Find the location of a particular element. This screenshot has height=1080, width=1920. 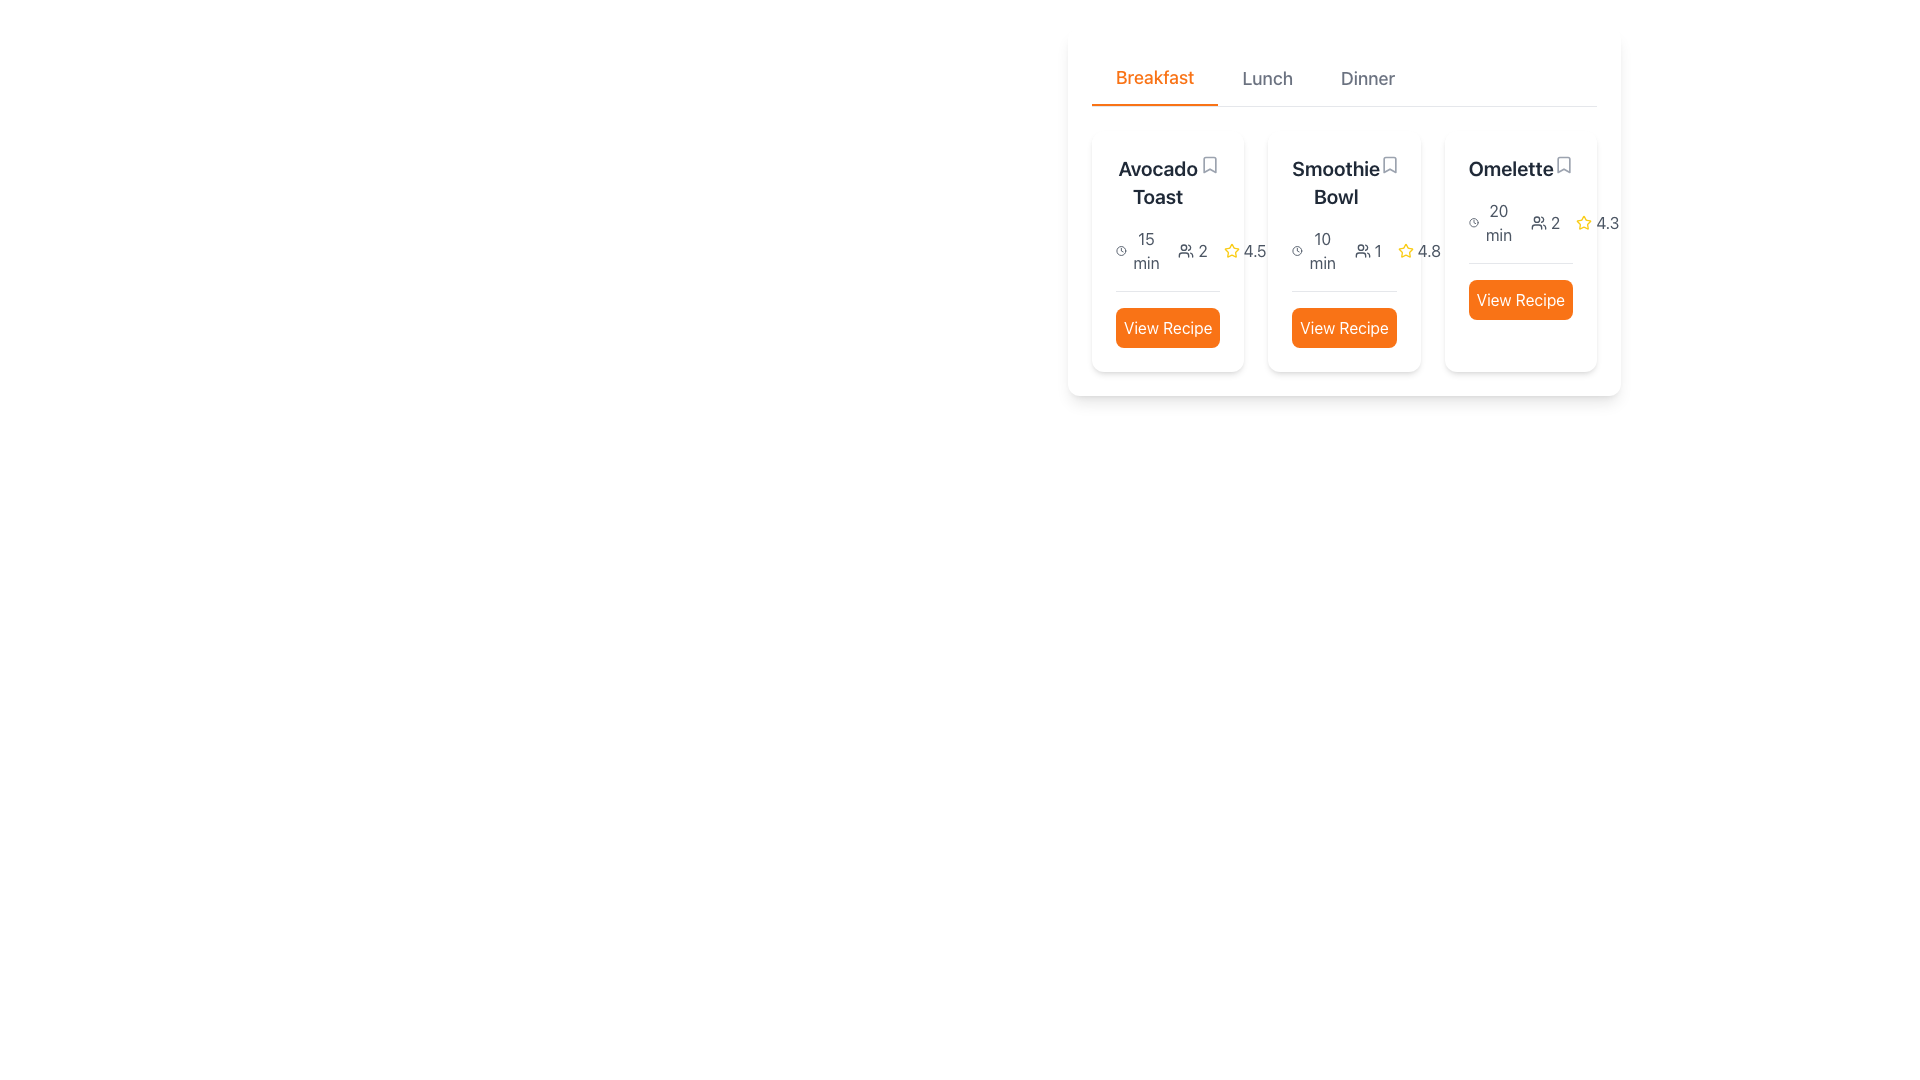

text label that displays 'Omelette', which is styled in a bold font and is part of the recipe card layout is located at coordinates (1520, 168).